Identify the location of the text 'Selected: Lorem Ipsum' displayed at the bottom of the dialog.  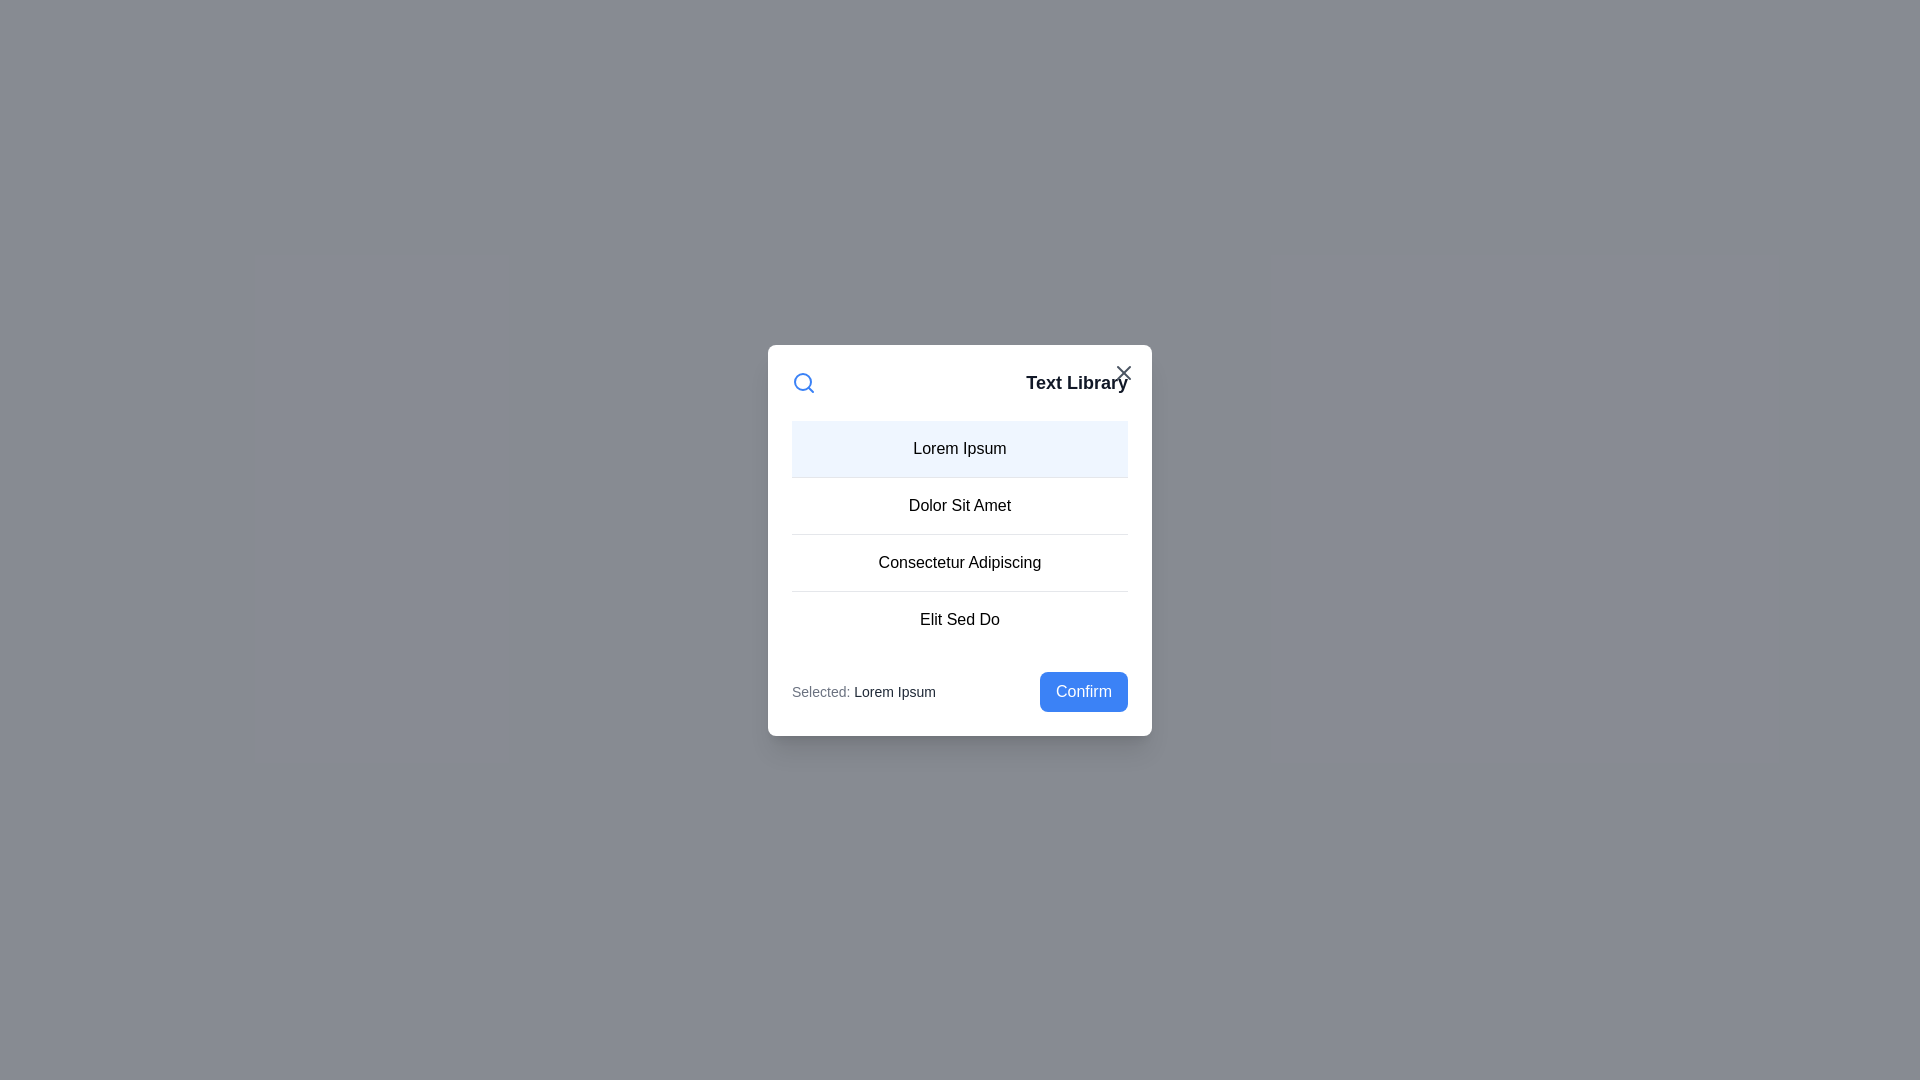
(864, 690).